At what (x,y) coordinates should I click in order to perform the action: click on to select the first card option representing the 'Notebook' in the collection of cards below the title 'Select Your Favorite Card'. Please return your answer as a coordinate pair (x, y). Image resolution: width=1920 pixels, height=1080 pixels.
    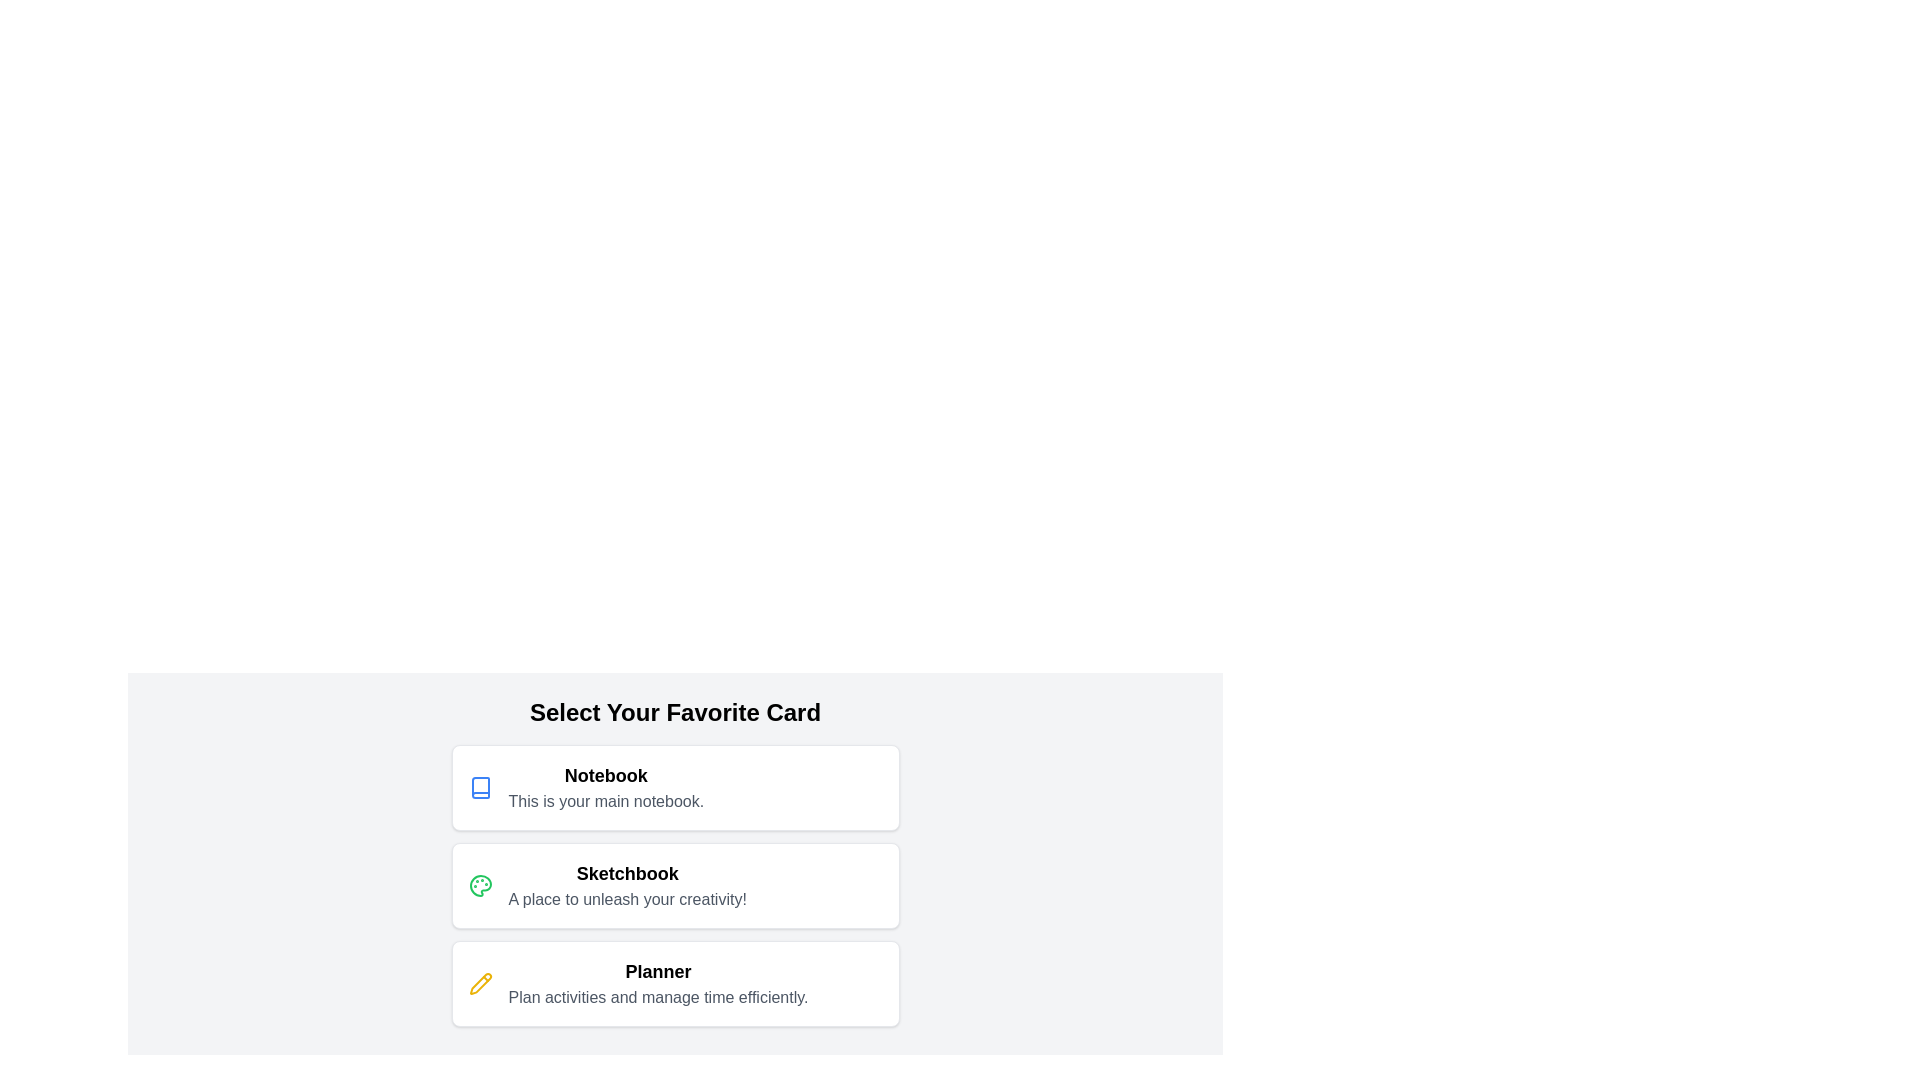
    Looking at the image, I should click on (675, 786).